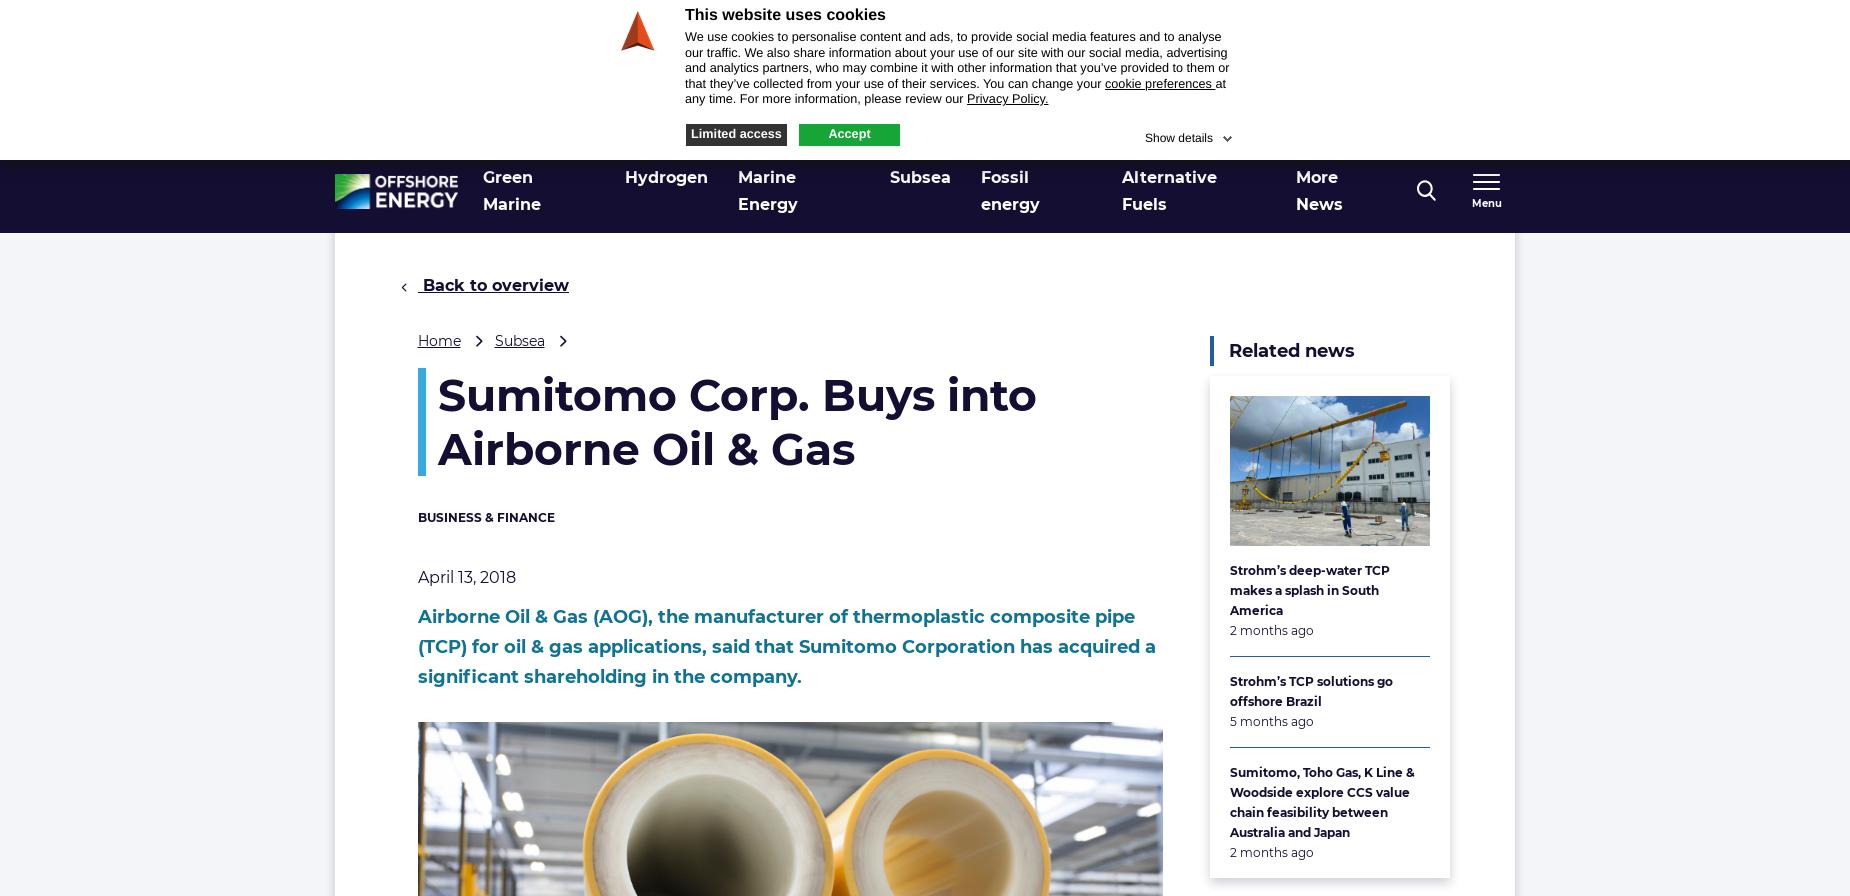 This screenshot has width=1850, height=896. I want to click on 'Advertisement', so click(1244, 91).